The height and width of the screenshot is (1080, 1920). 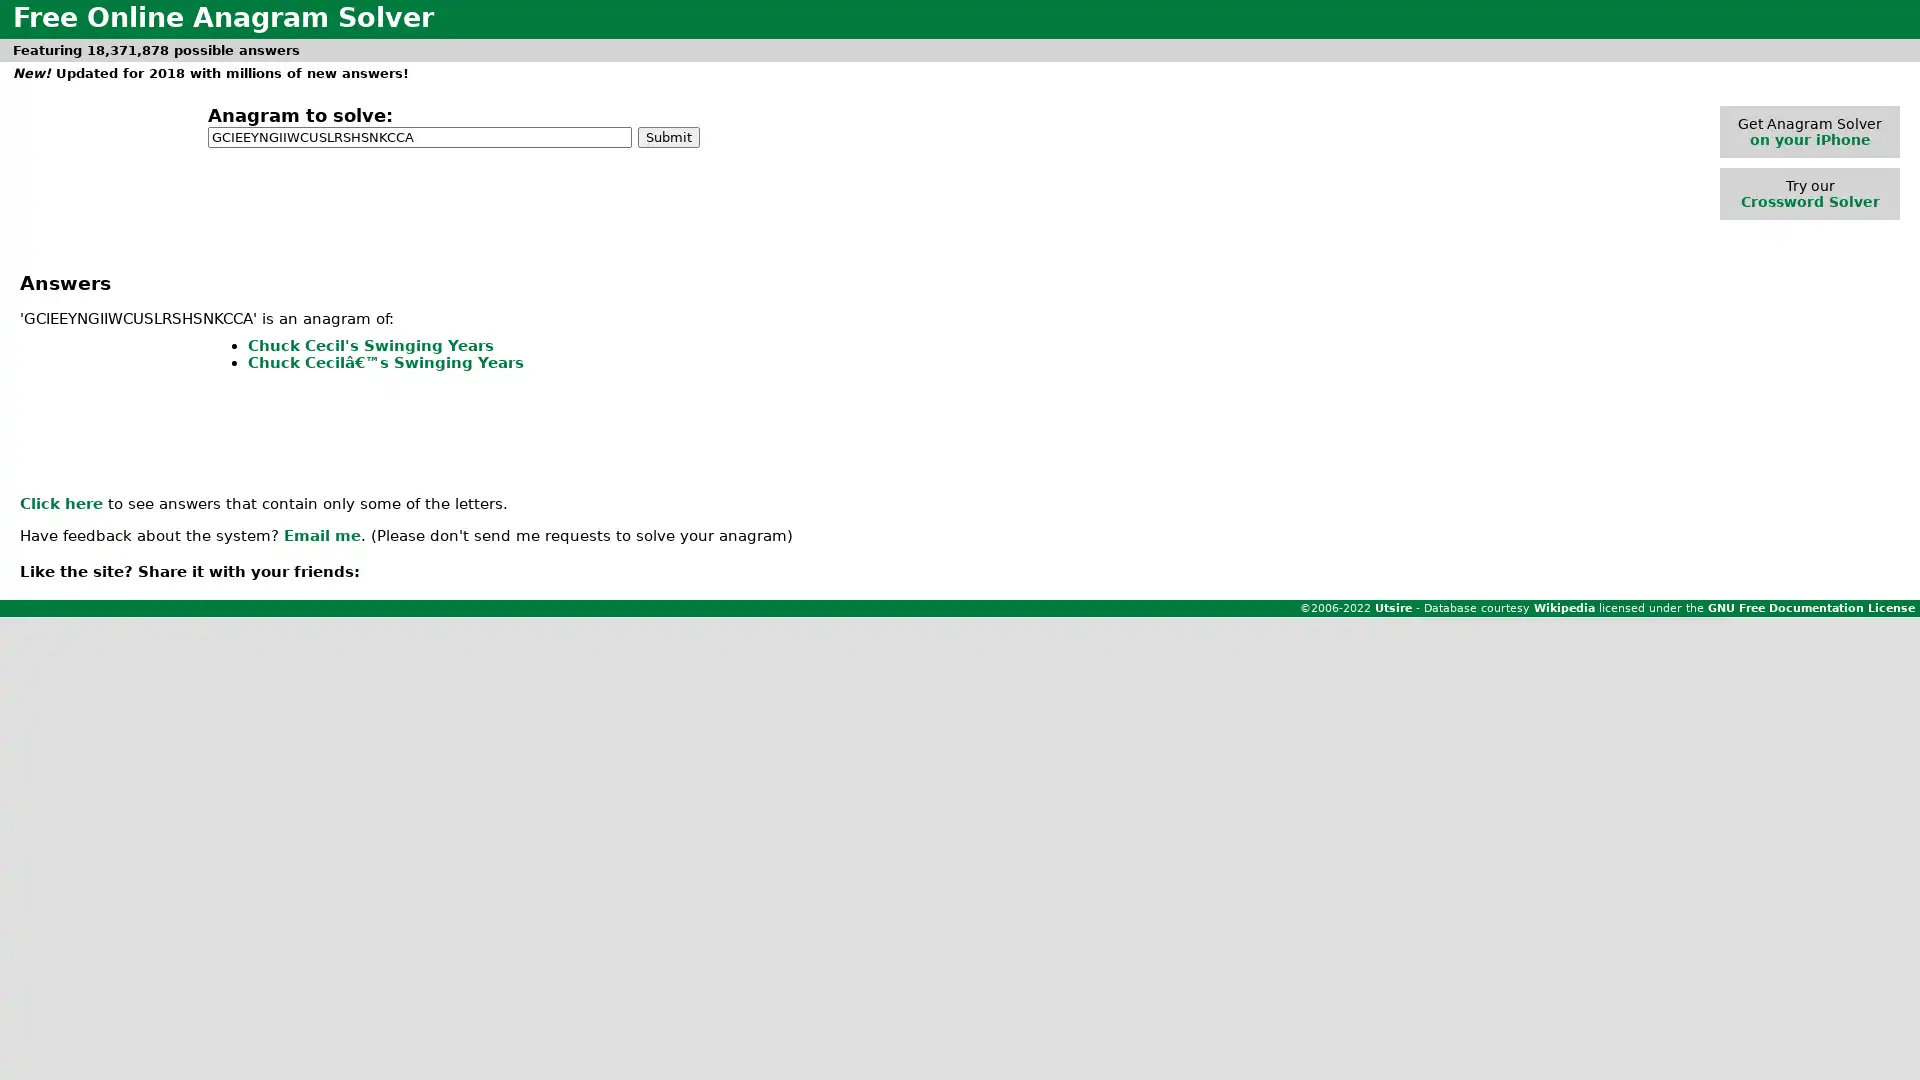 What do you see at coordinates (668, 135) in the screenshot?
I see `Submit` at bounding box center [668, 135].